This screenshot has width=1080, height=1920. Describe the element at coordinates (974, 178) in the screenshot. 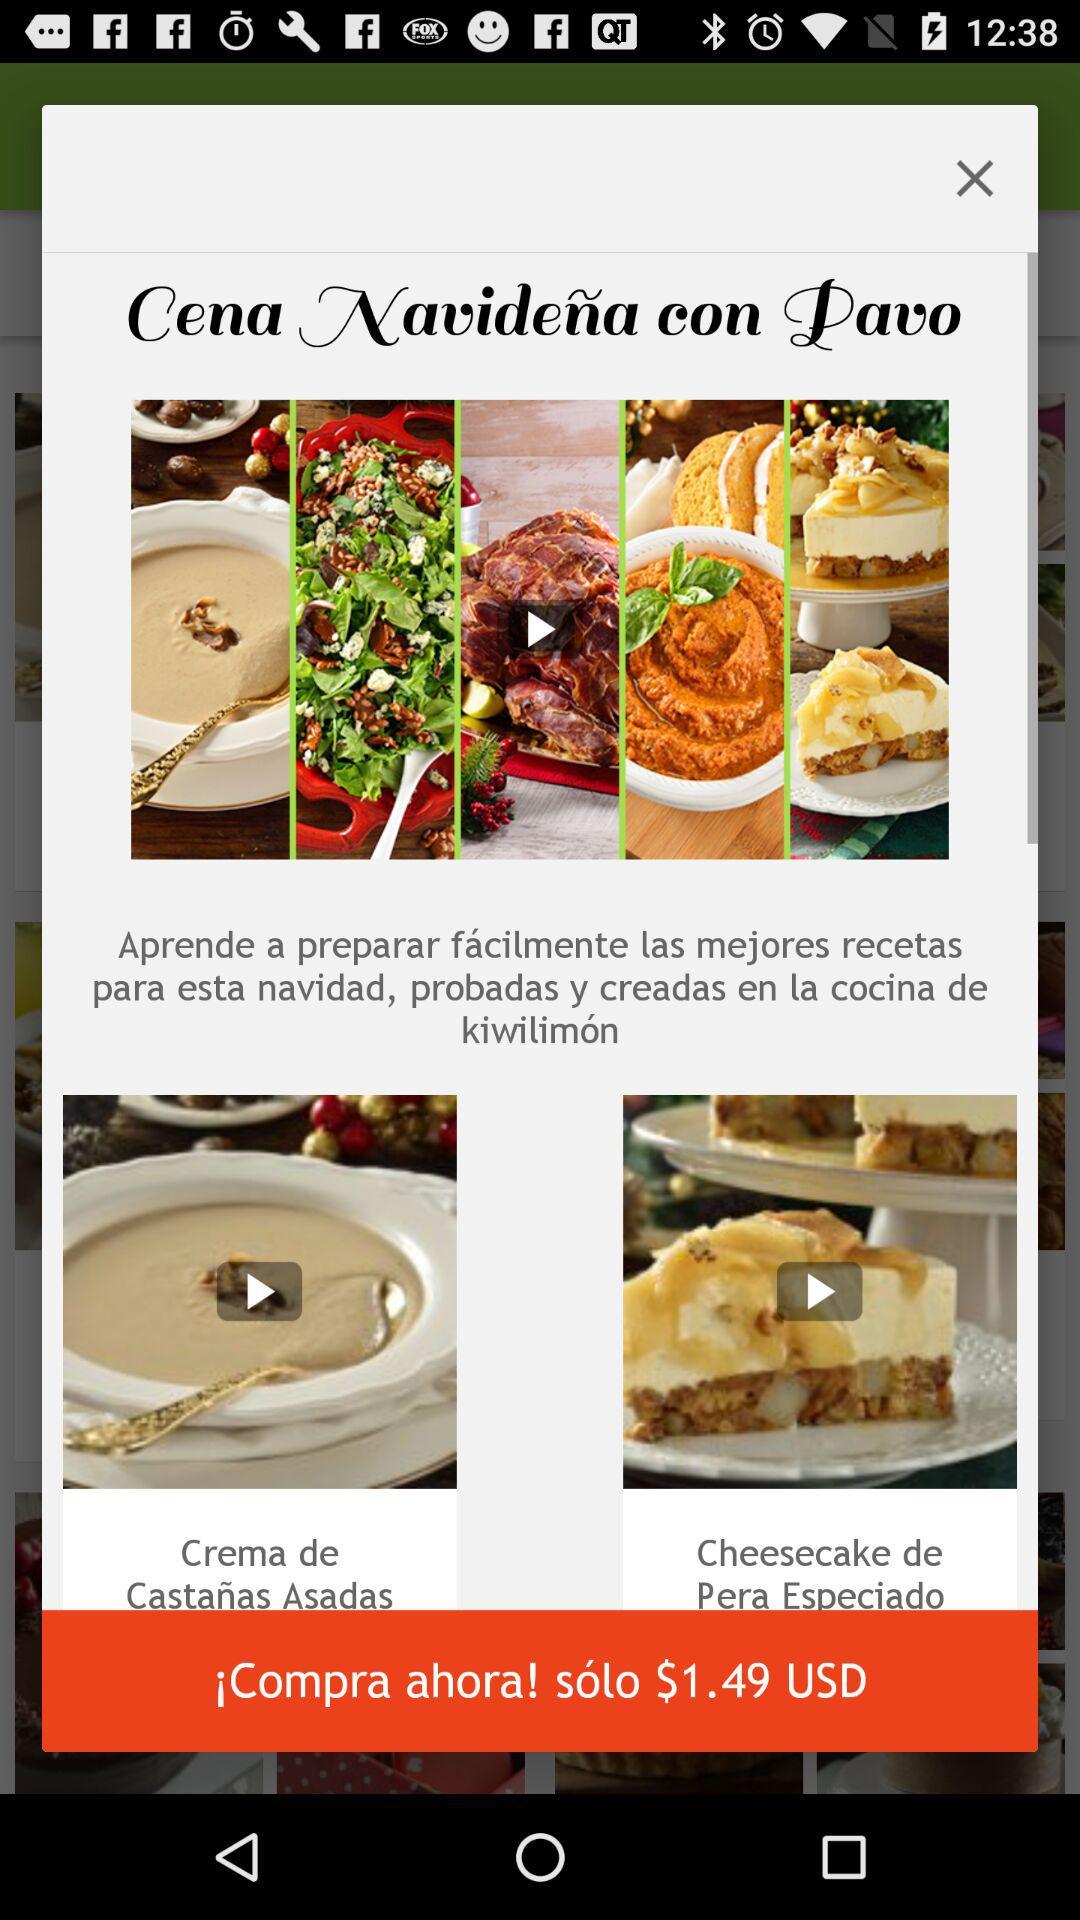

I see `the icon at the top right corner` at that location.